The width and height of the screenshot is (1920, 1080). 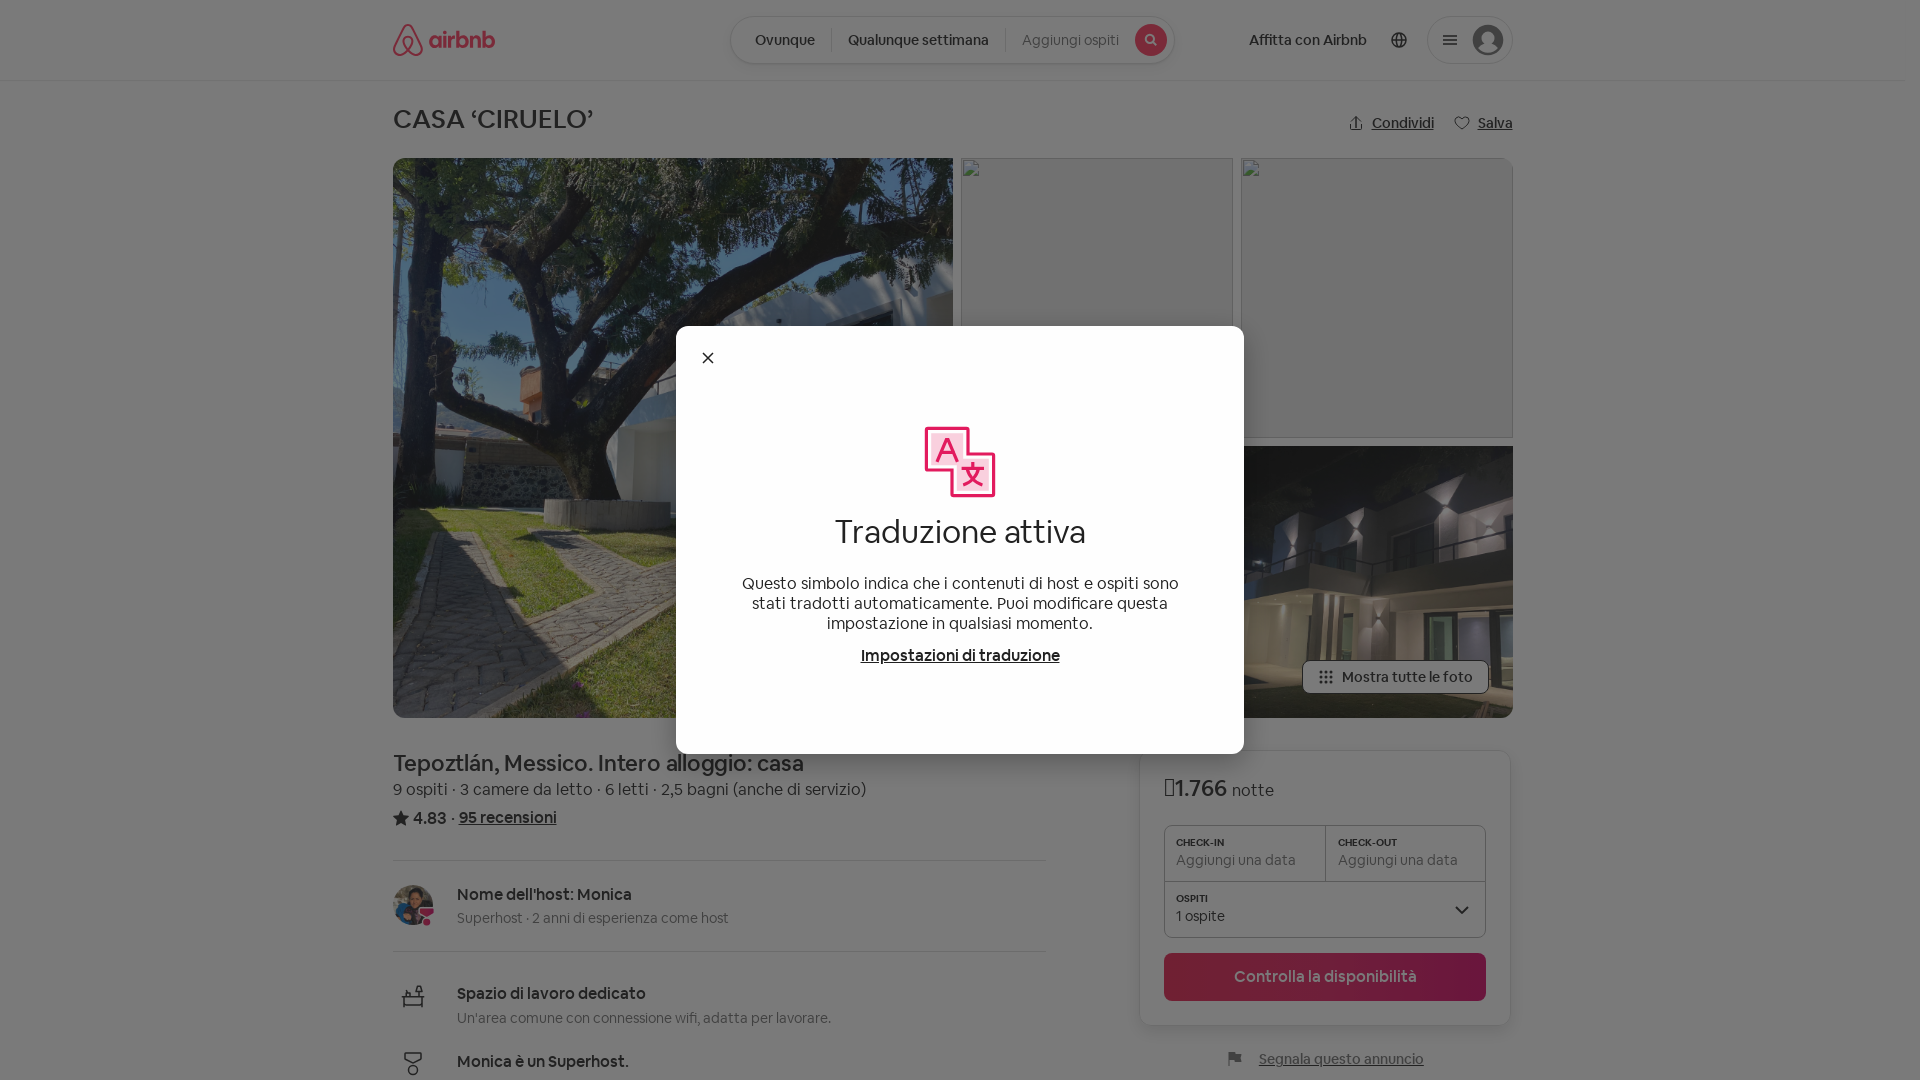 I want to click on 'Segnala questo annuncio', so click(x=1325, y=1058).